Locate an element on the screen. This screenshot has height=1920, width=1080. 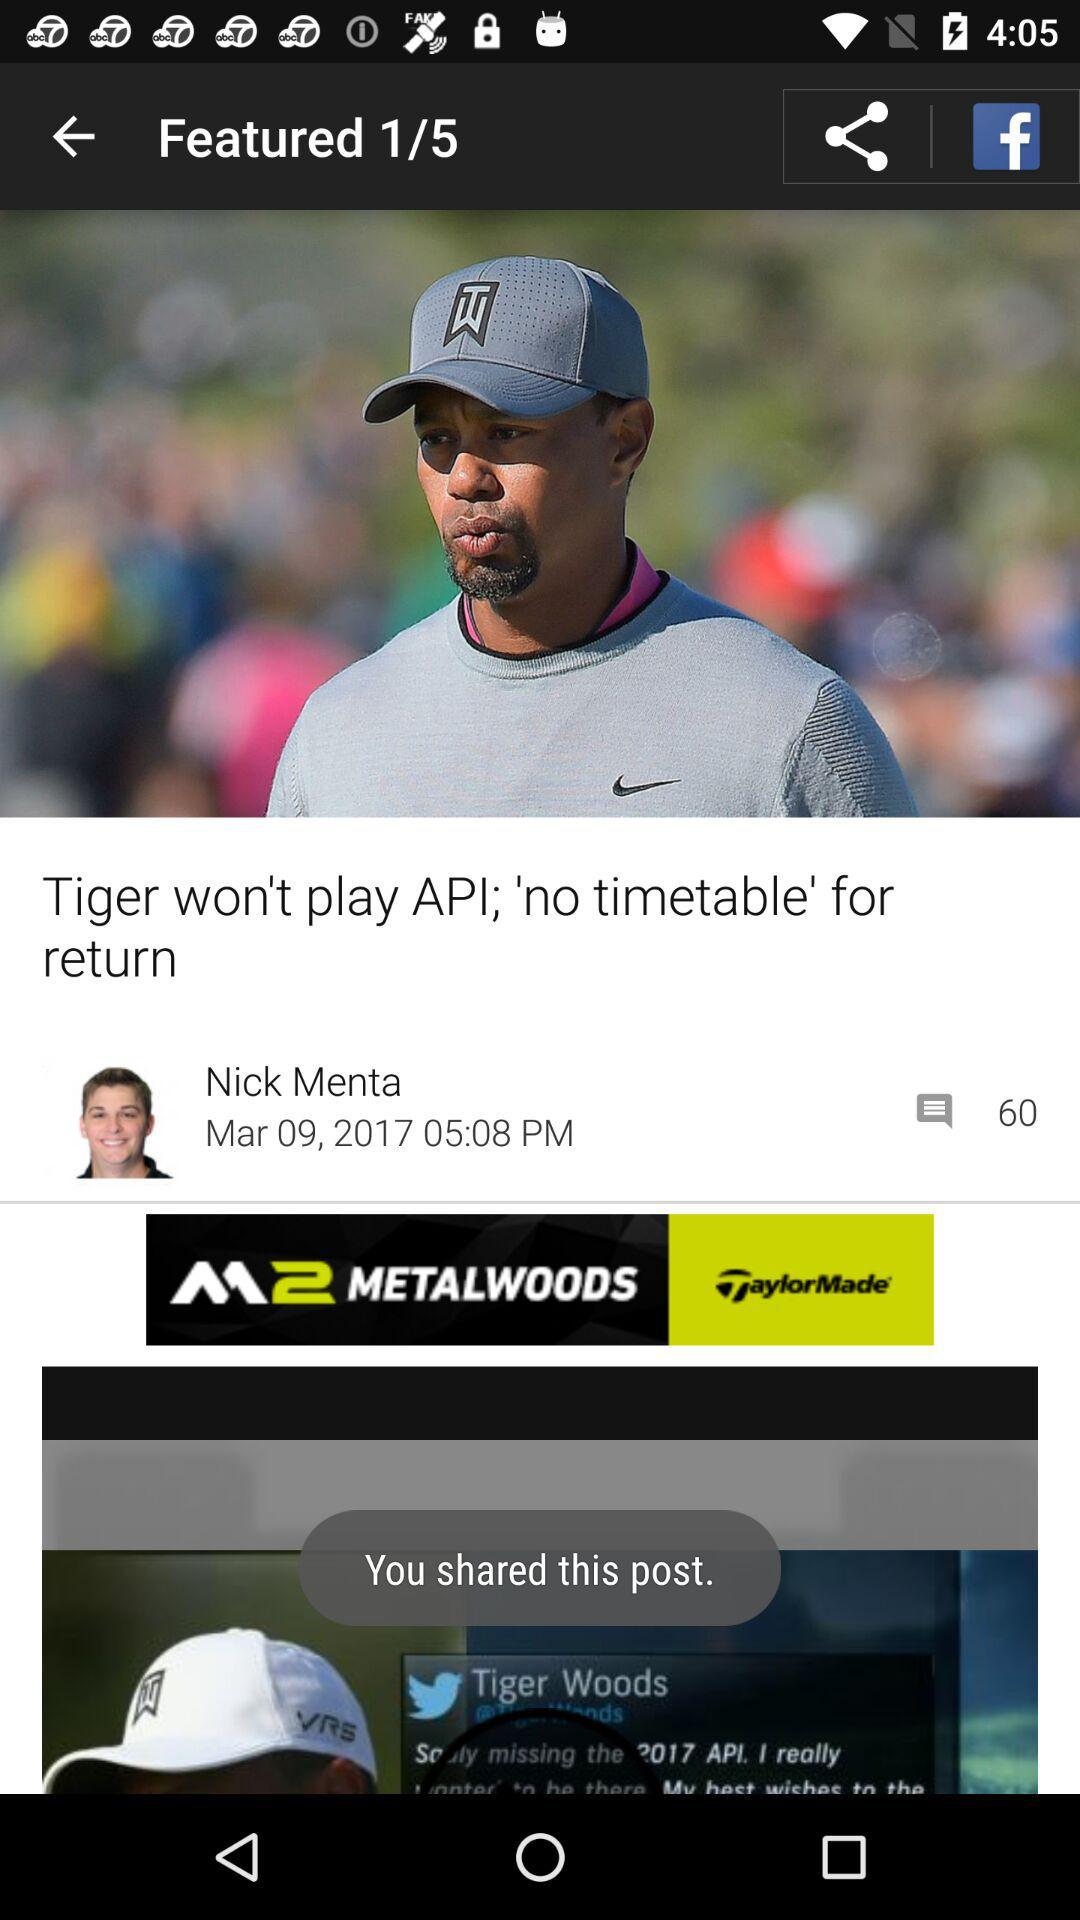
advertisement link is located at coordinates (540, 1278).